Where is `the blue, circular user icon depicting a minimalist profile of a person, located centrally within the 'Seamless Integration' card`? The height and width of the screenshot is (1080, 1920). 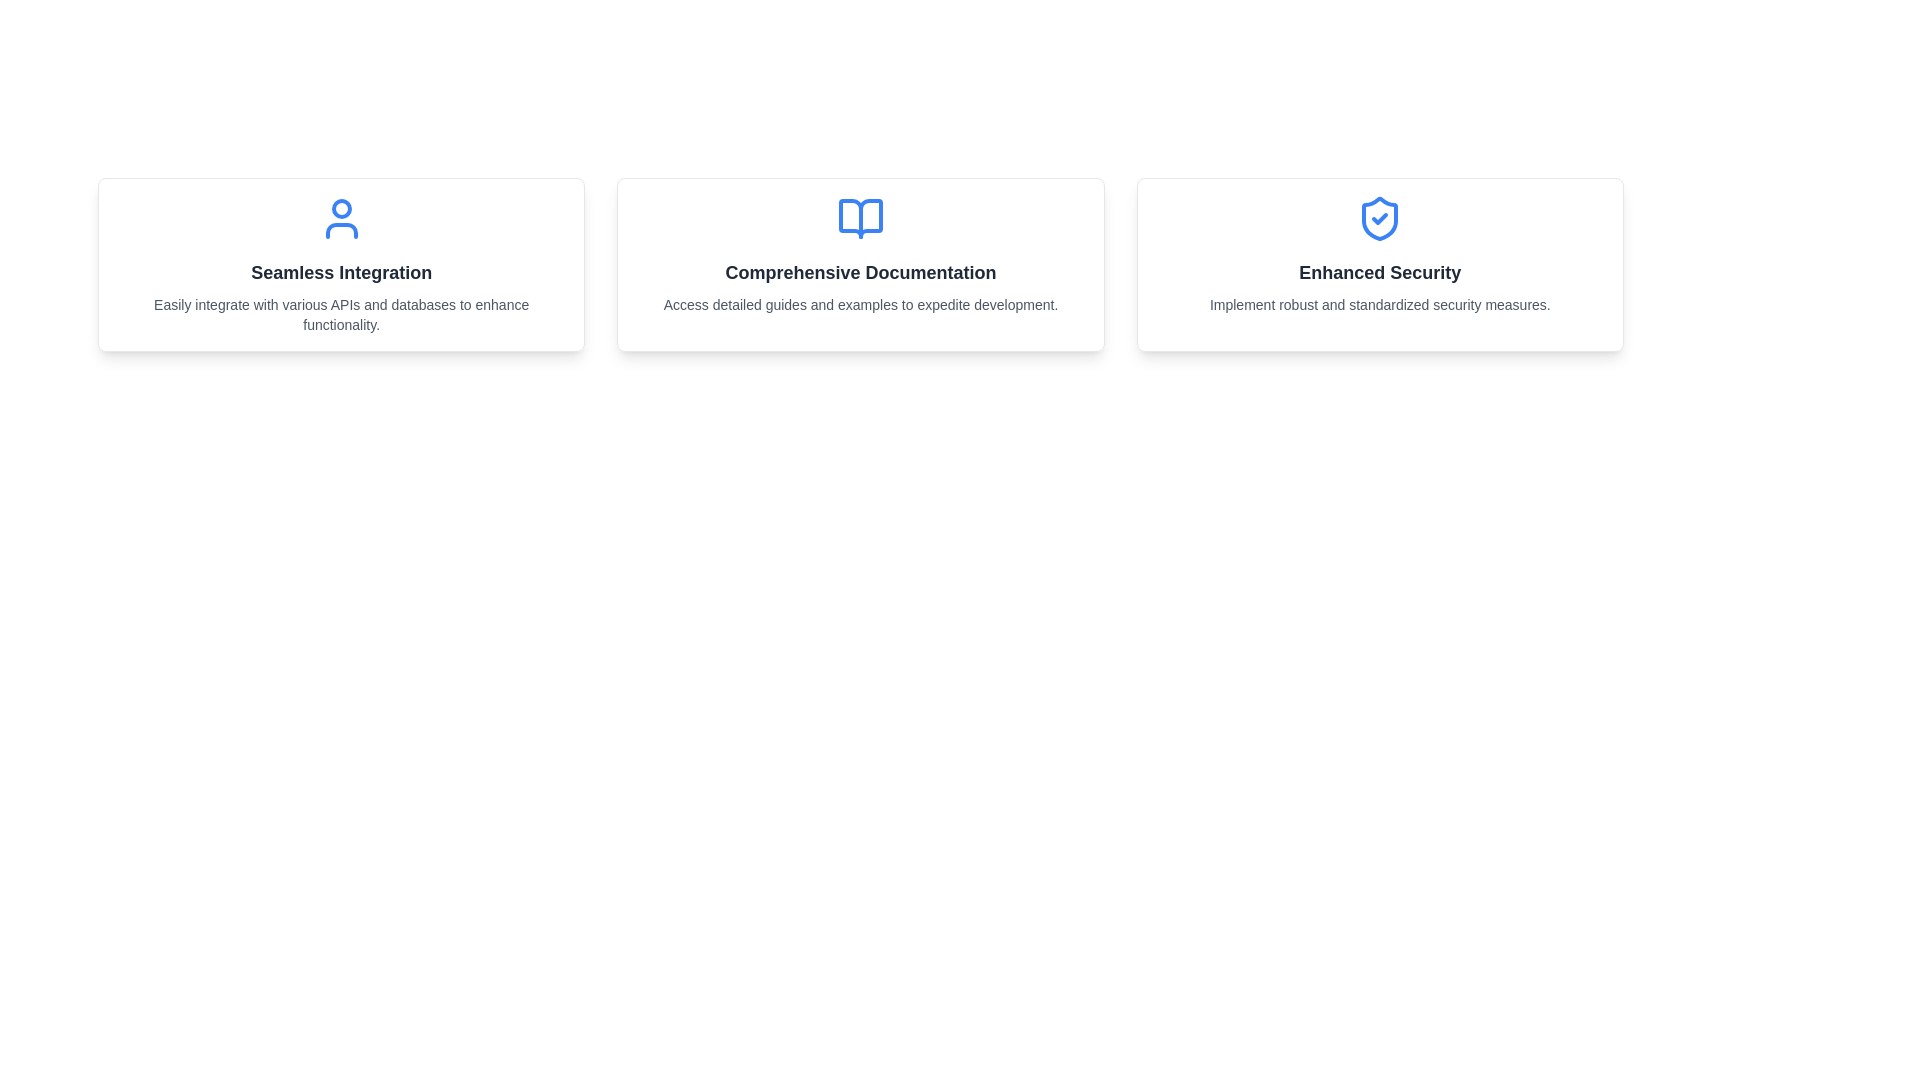 the blue, circular user icon depicting a minimalist profile of a person, located centrally within the 'Seamless Integration' card is located at coordinates (341, 219).